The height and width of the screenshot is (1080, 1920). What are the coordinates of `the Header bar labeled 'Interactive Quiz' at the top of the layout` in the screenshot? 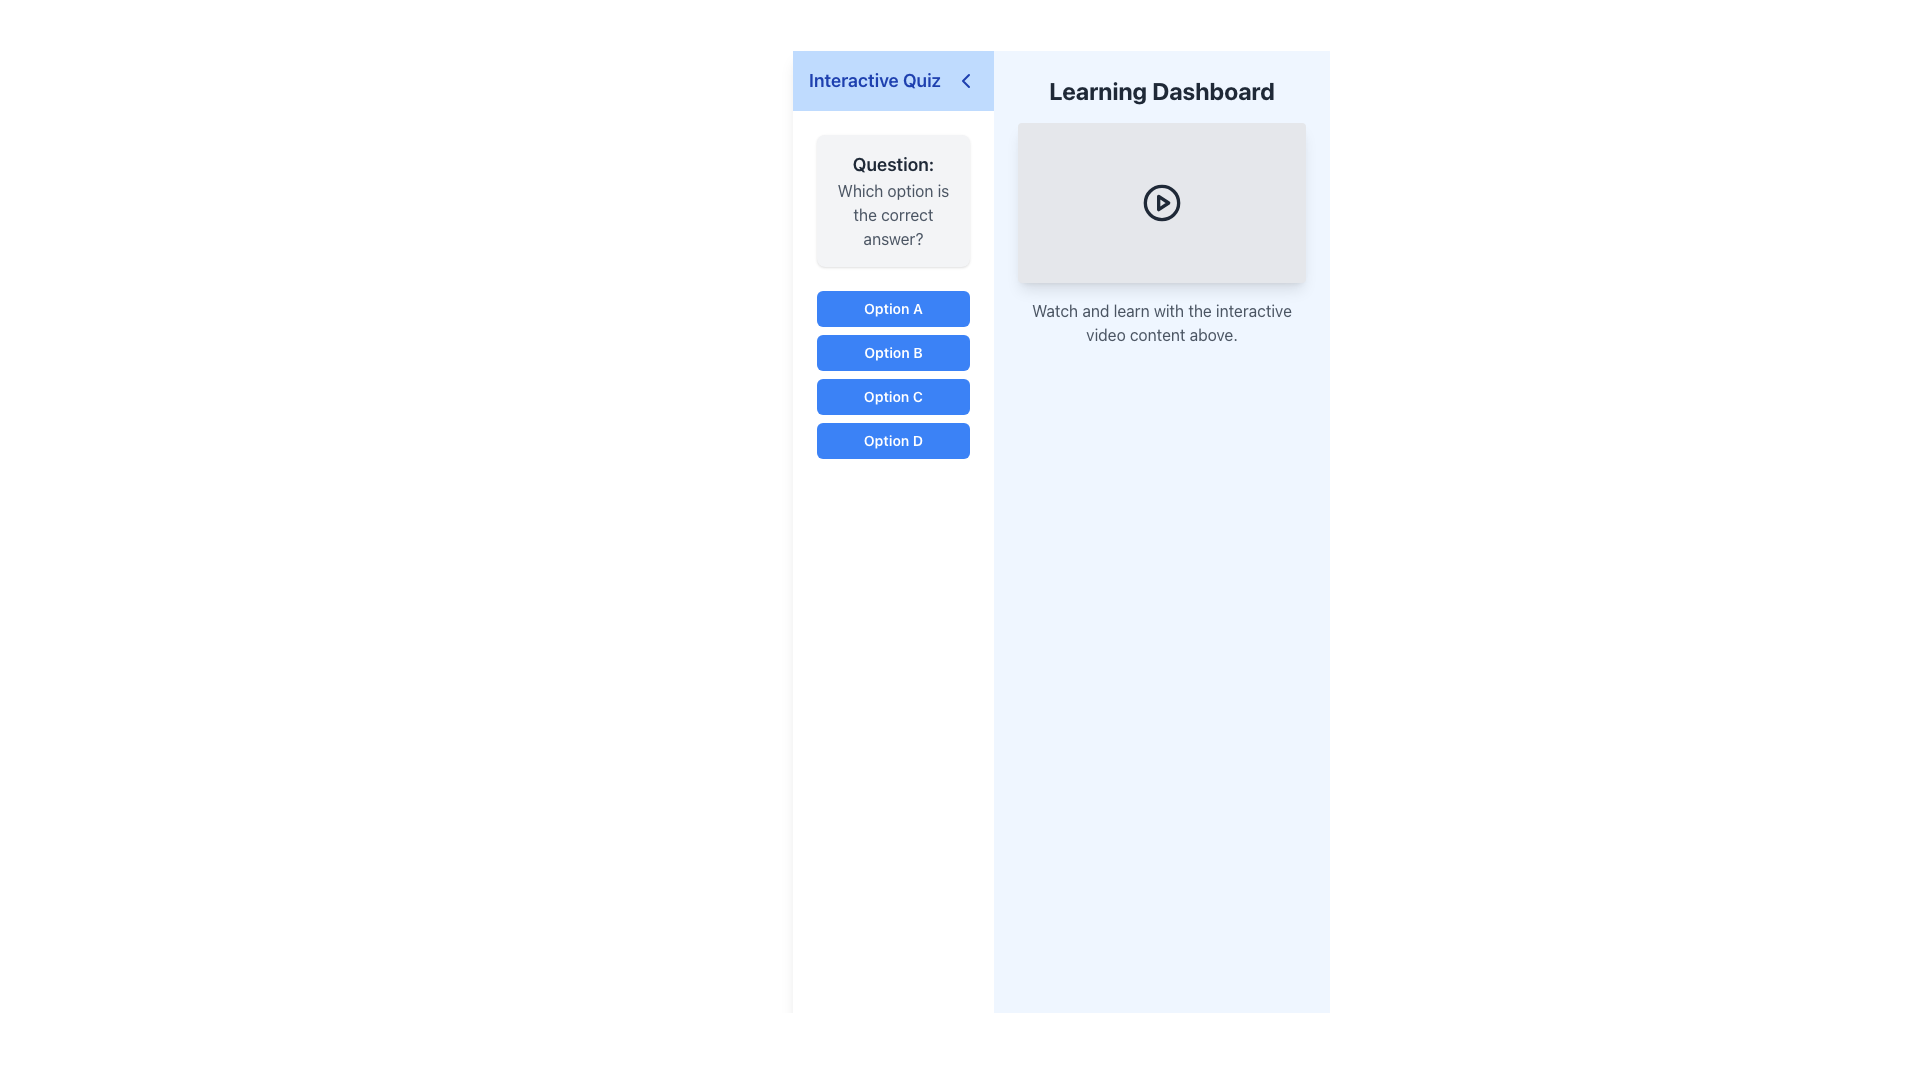 It's located at (892, 80).